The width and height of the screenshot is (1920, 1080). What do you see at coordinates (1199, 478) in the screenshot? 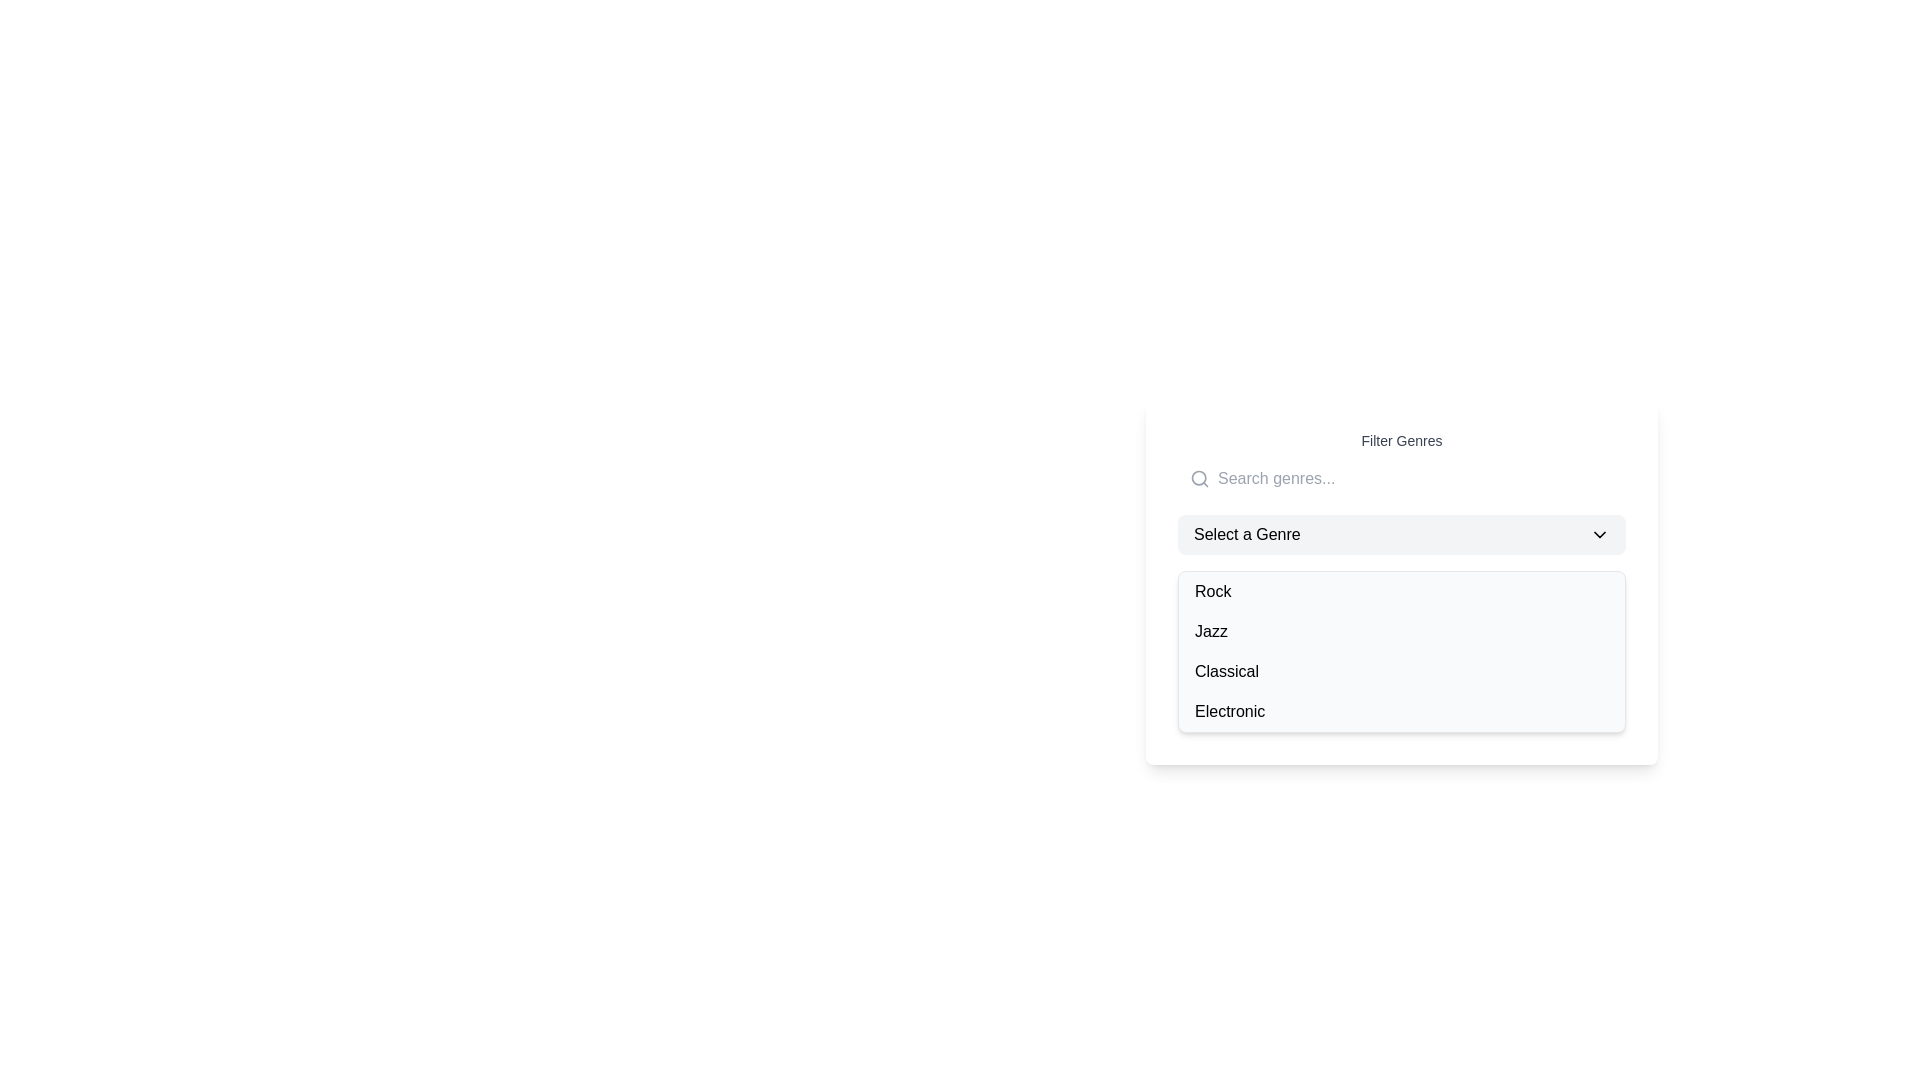
I see `the circular outline of the magnifying lens icon, which is part of the search icon located at the upper-left region of a dropdown and input combination panel` at bounding box center [1199, 478].